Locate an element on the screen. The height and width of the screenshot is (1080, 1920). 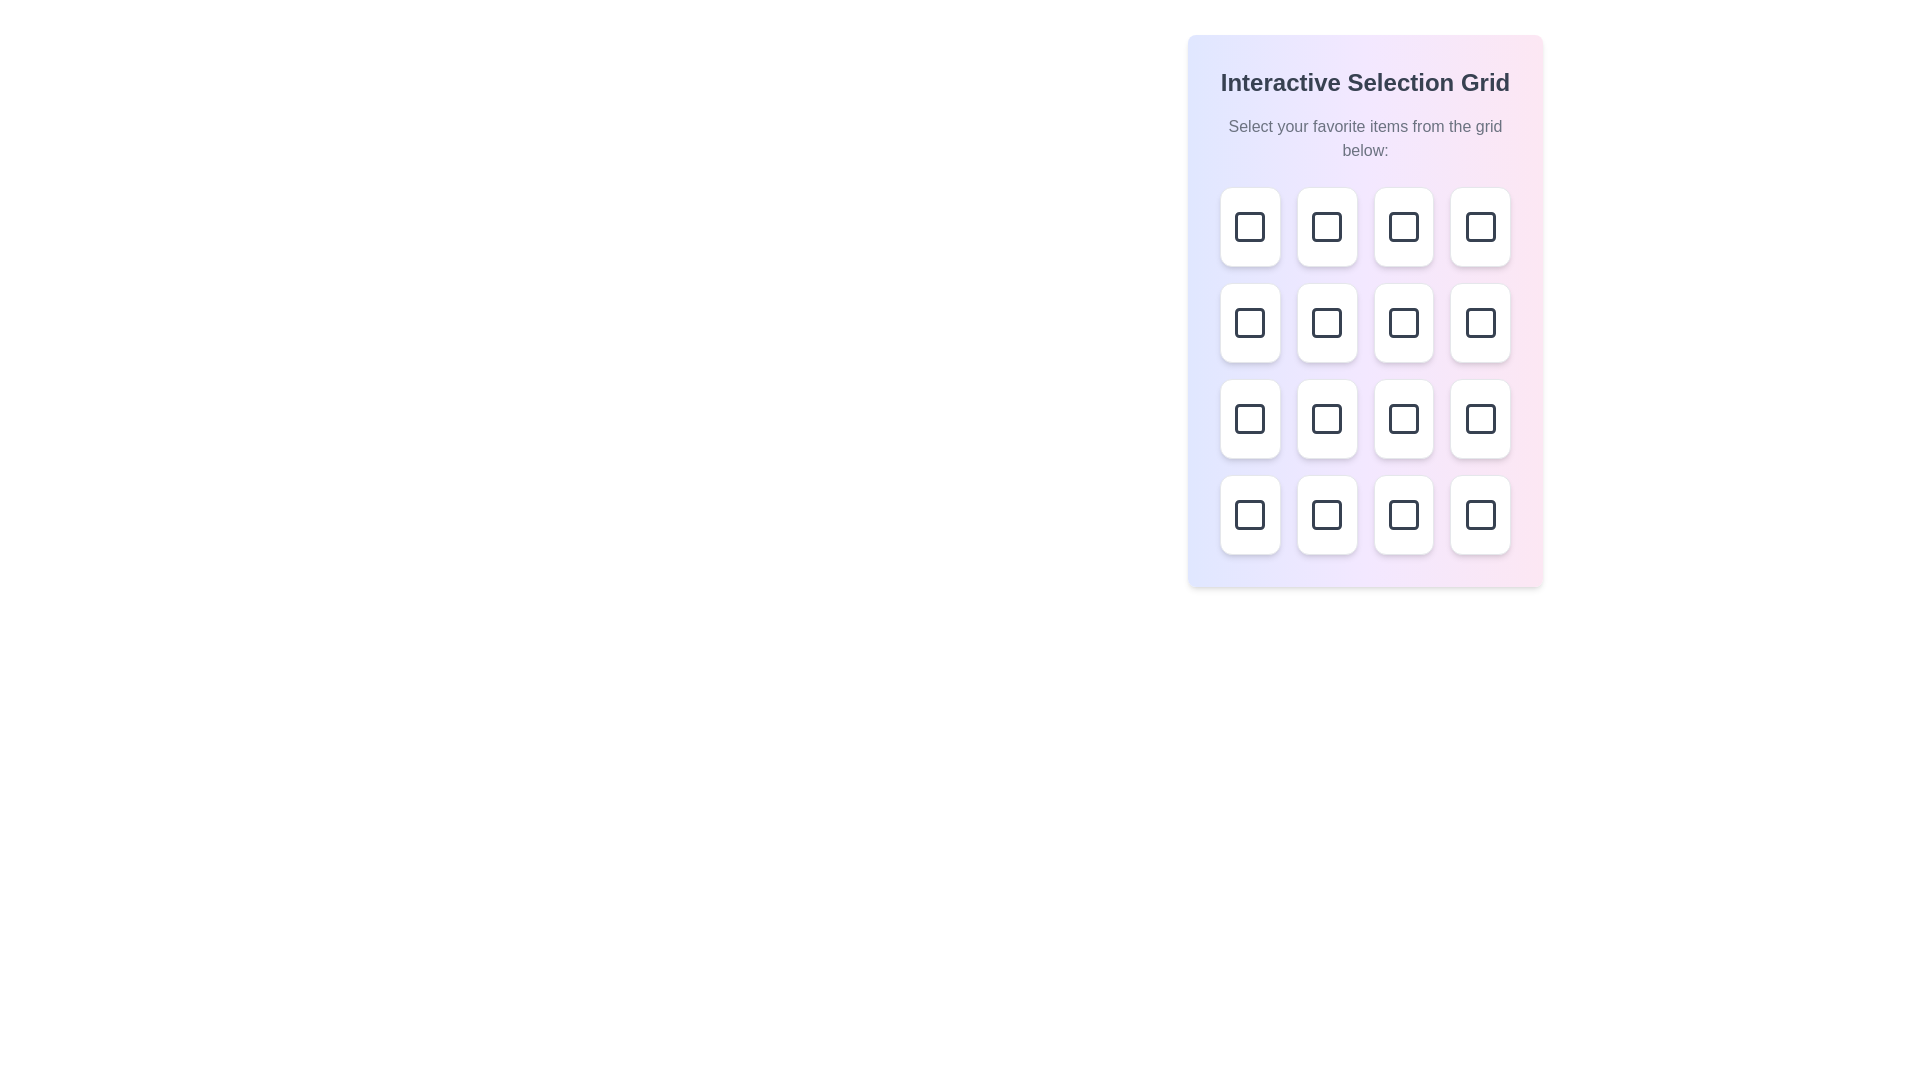
the button located in the second row, first column of the interactive grid to interact via keyboard is located at coordinates (1249, 322).